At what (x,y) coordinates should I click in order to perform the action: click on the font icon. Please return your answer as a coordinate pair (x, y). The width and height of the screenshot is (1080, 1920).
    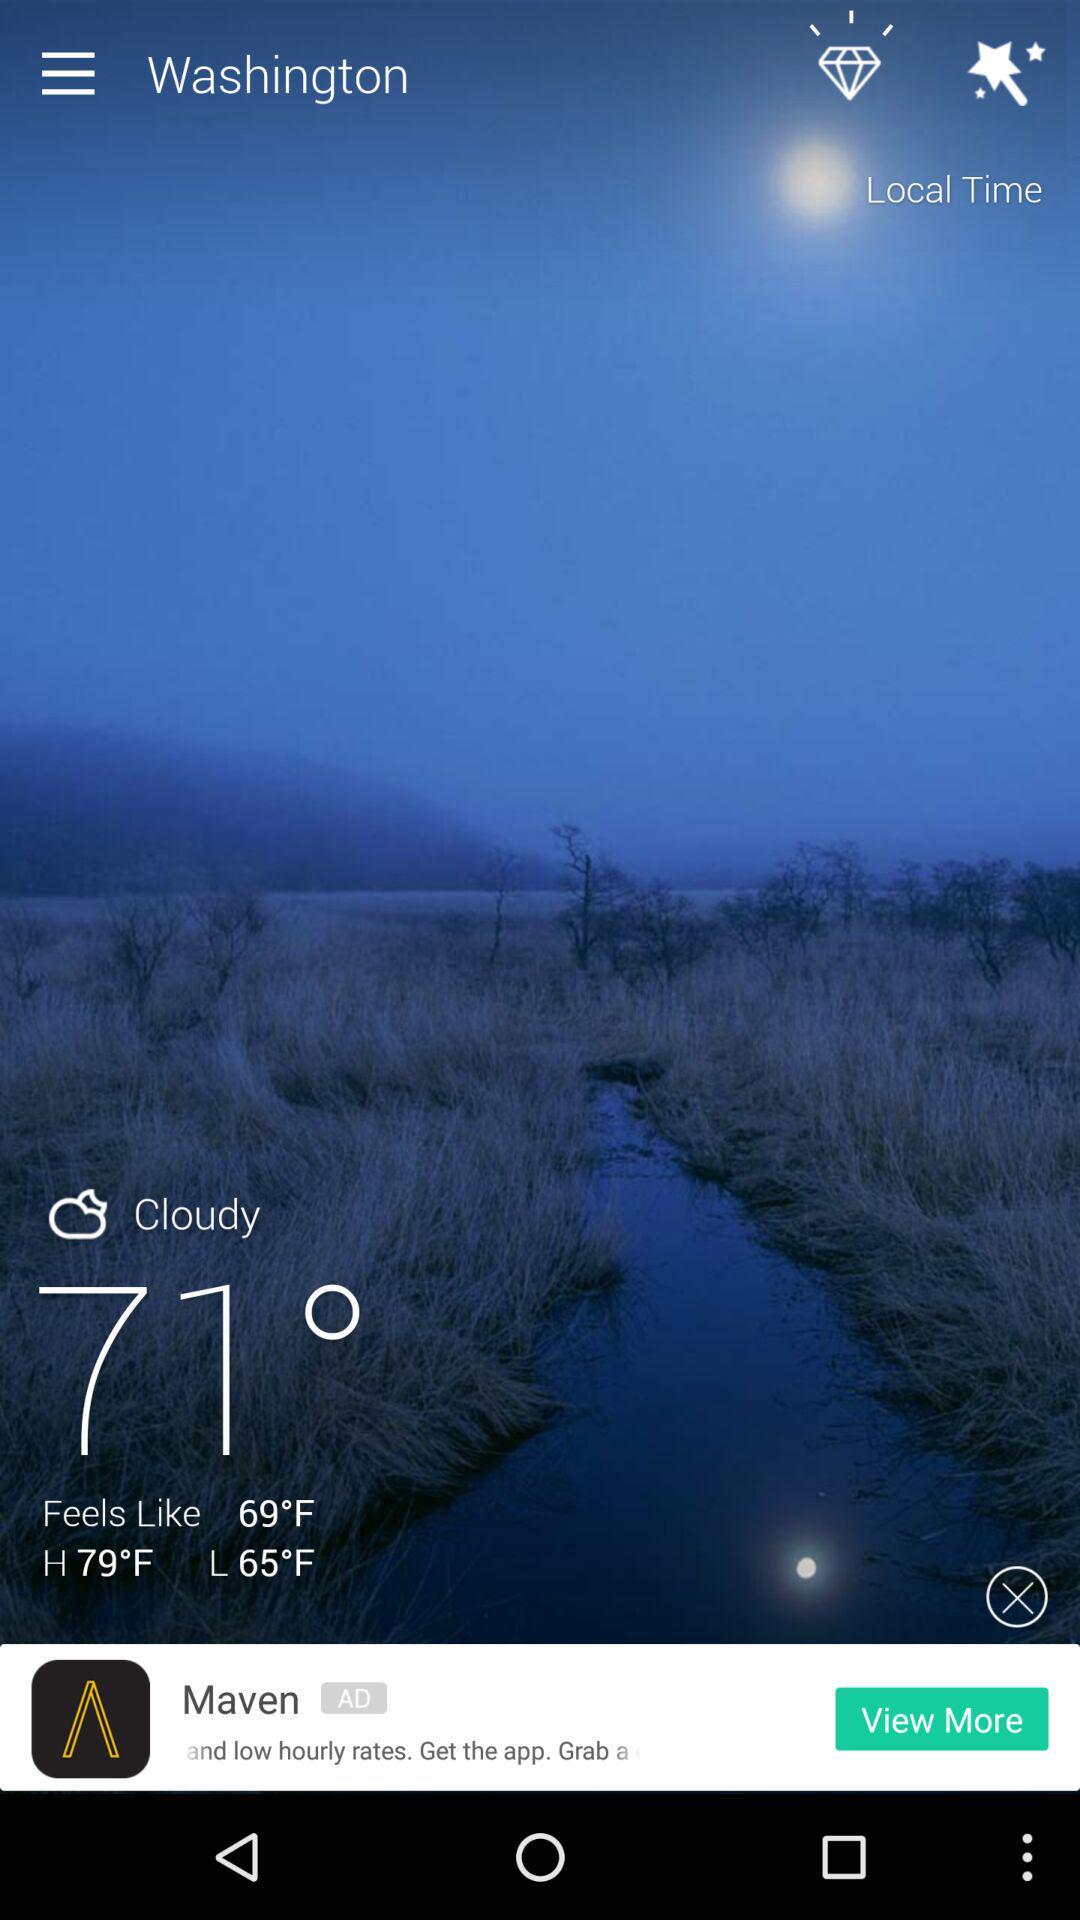
    Looking at the image, I should click on (90, 1839).